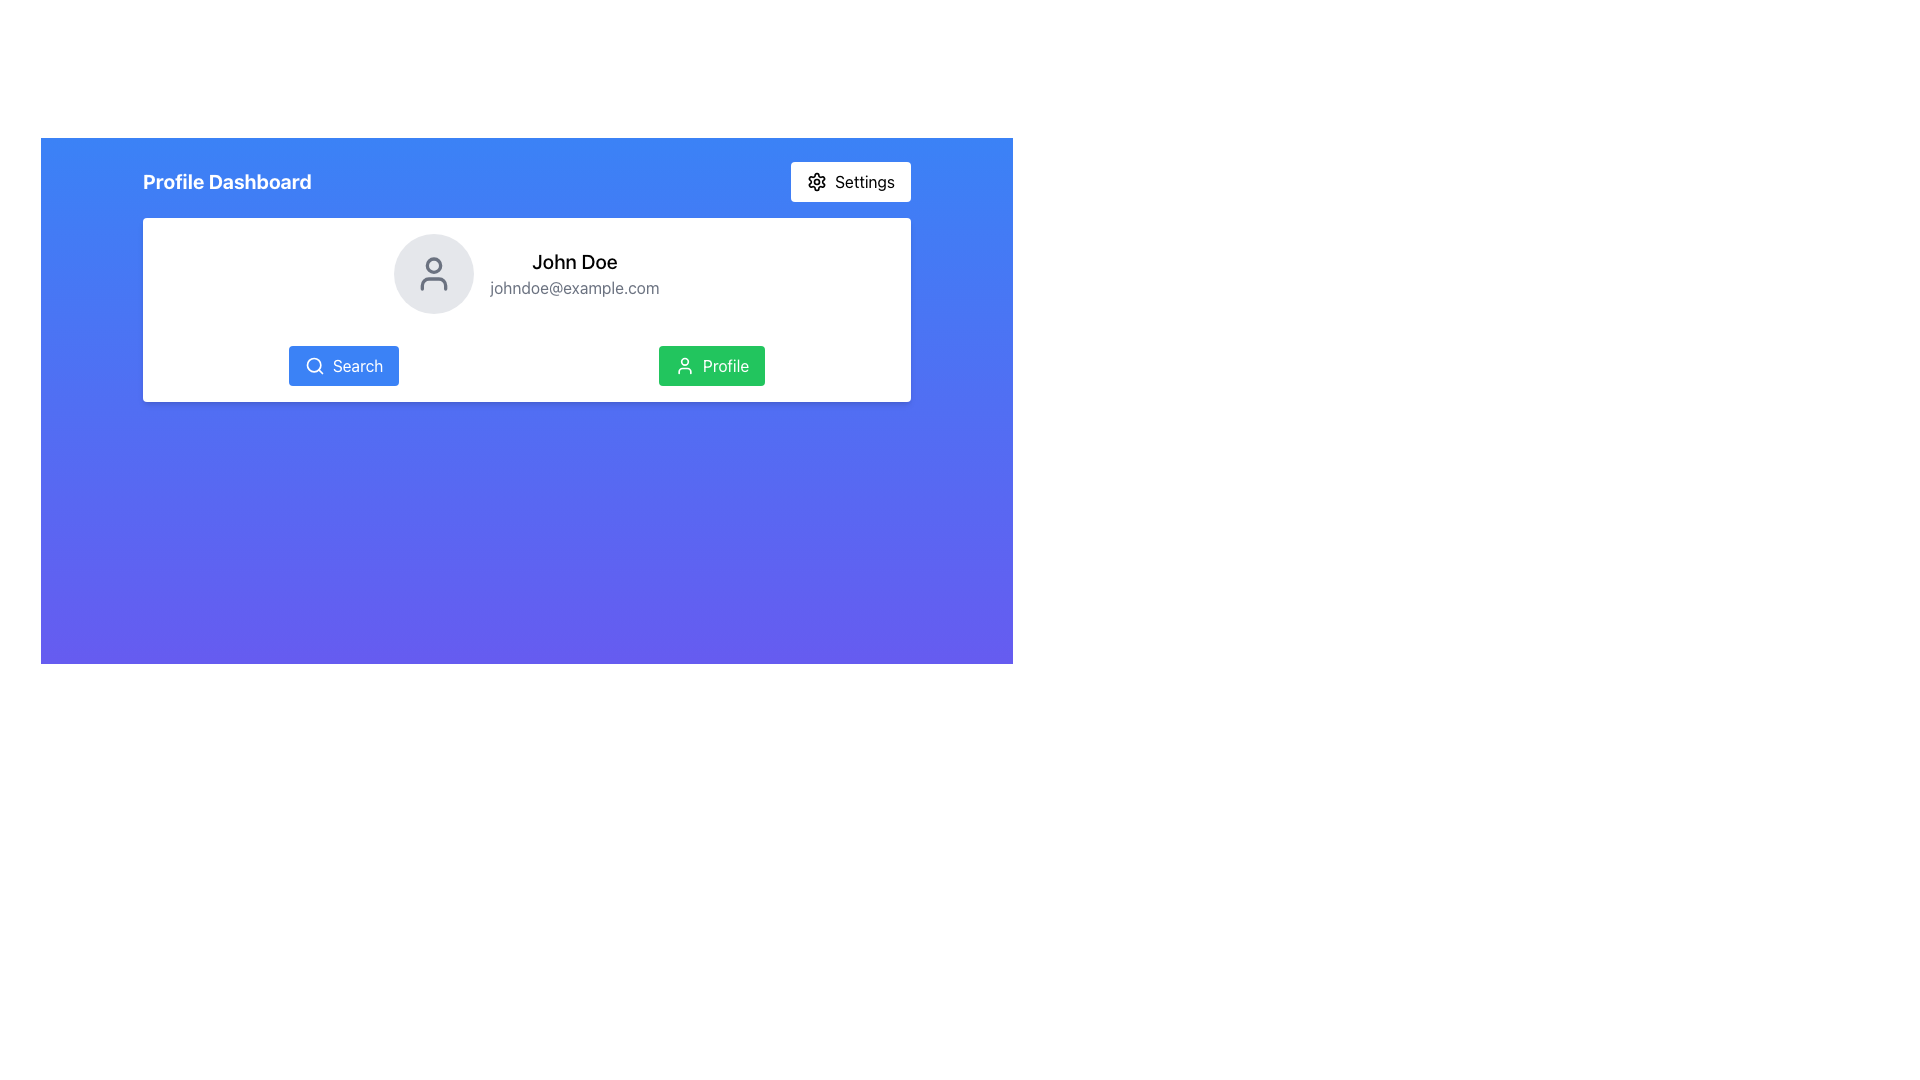  Describe the element at coordinates (851, 181) in the screenshot. I see `the 'Settings' button with a white background and black text, located in the upper-right corner of the Profile Dashboard Settings, to trigger the hover effect` at that location.